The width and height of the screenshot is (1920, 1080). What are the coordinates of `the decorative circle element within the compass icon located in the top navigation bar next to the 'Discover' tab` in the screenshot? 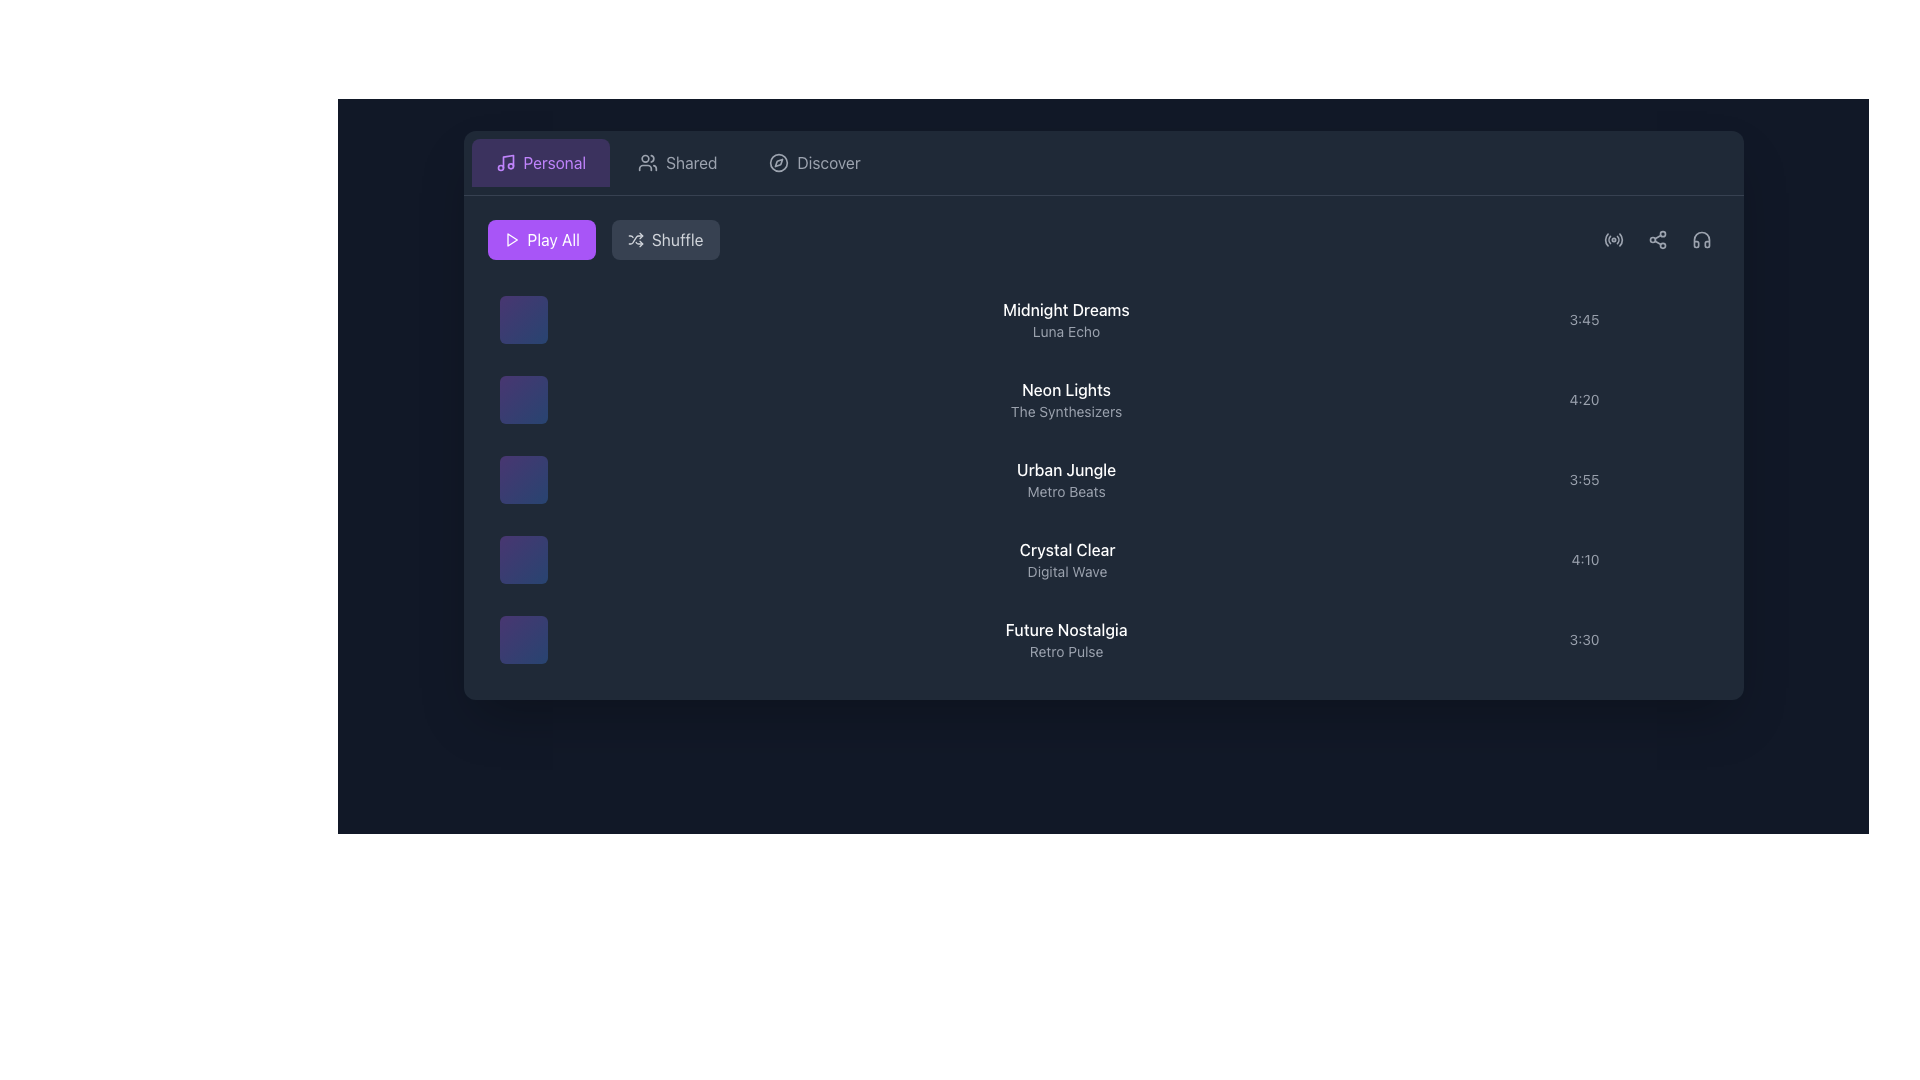 It's located at (778, 161).